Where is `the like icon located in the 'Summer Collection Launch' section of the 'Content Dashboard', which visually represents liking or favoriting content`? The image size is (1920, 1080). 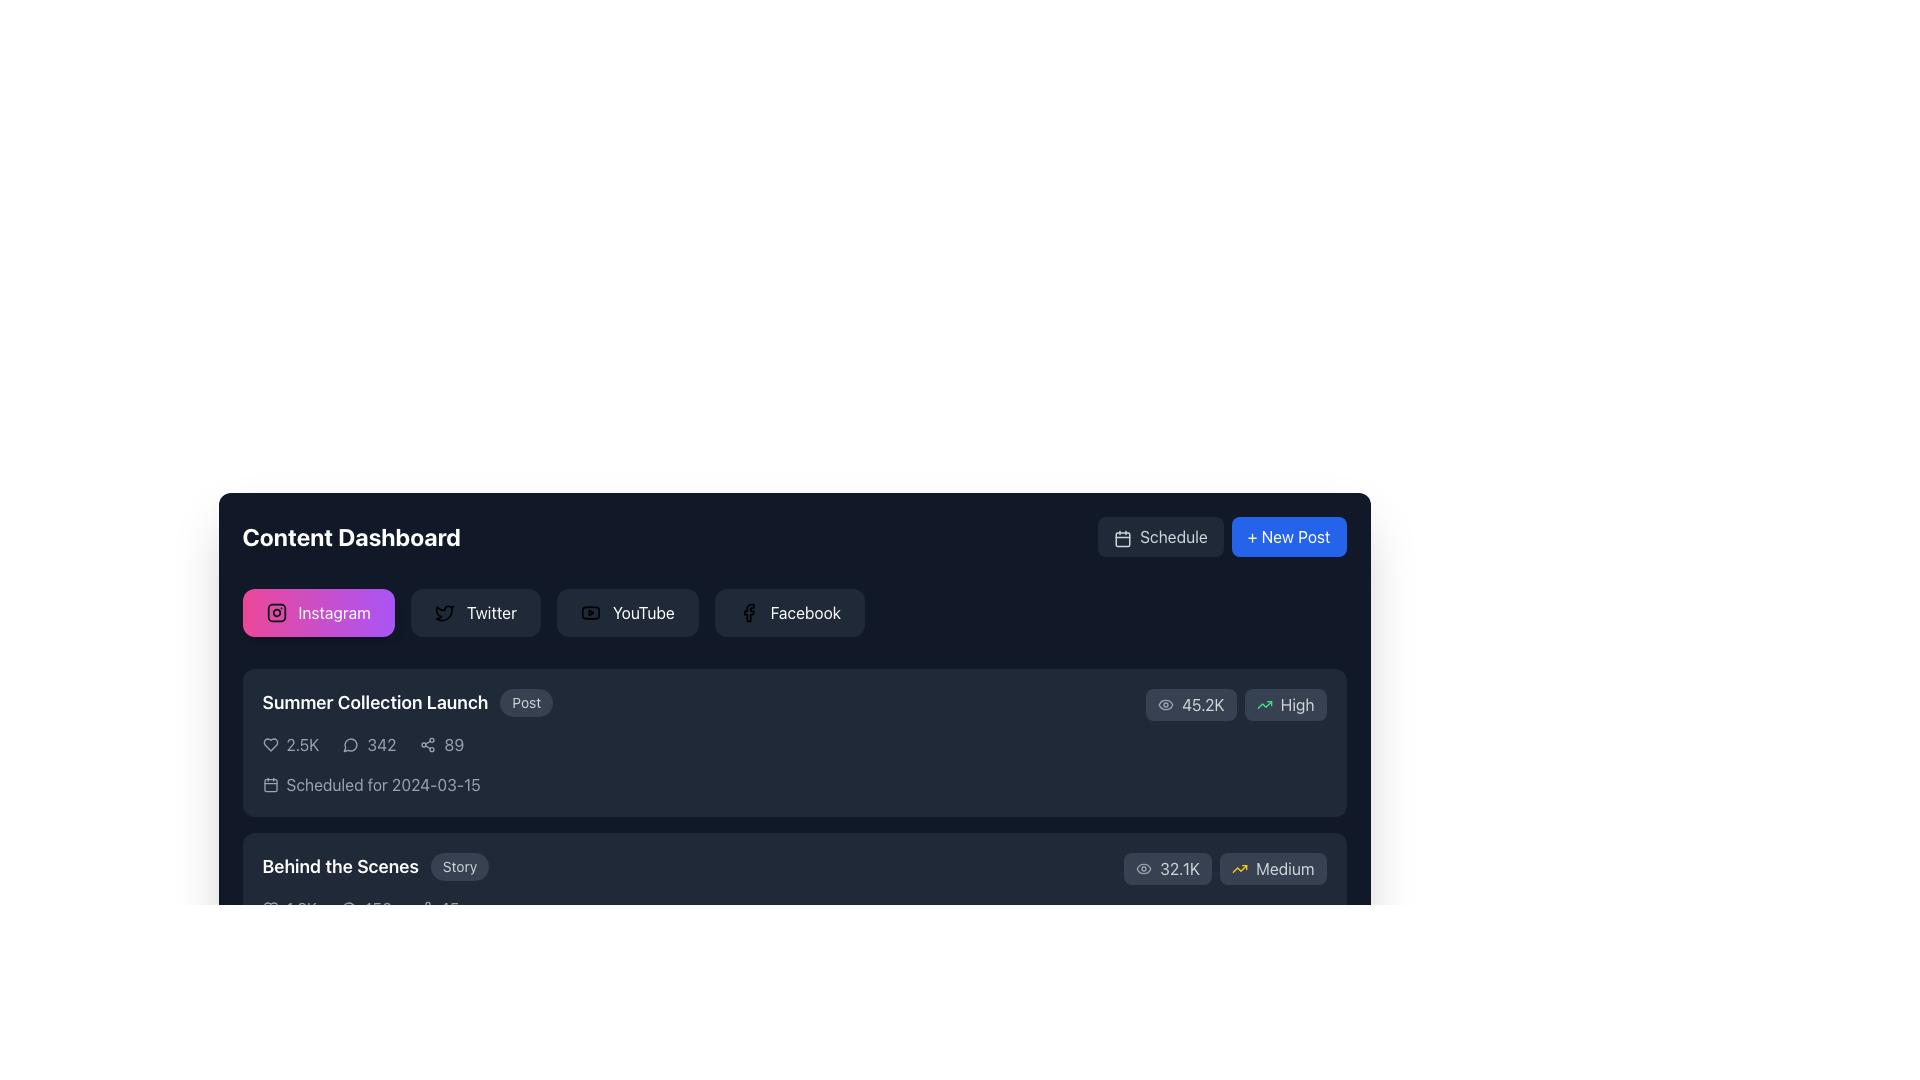 the like icon located in the 'Summer Collection Launch' section of the 'Content Dashboard', which visually represents liking or favoriting content is located at coordinates (269, 744).